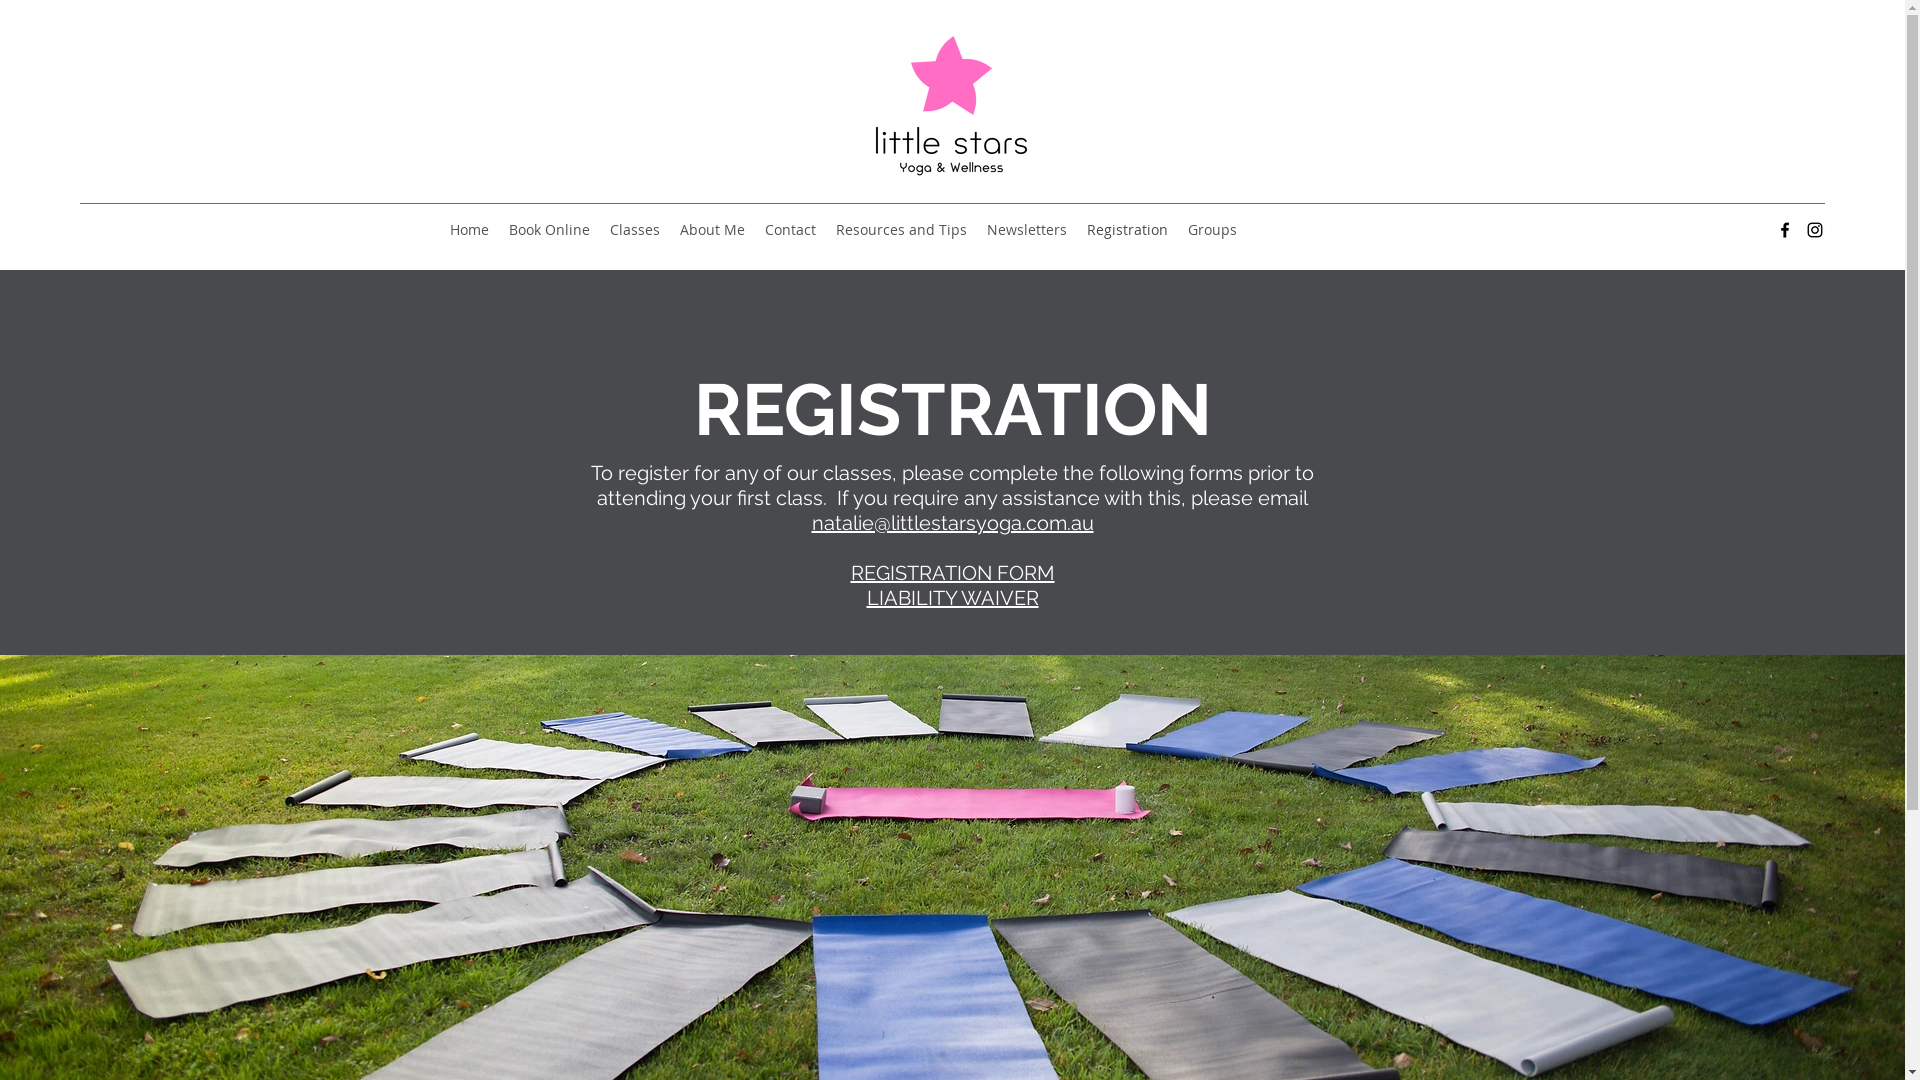 The width and height of the screenshot is (1920, 1080). I want to click on 'Registration', so click(1127, 229).